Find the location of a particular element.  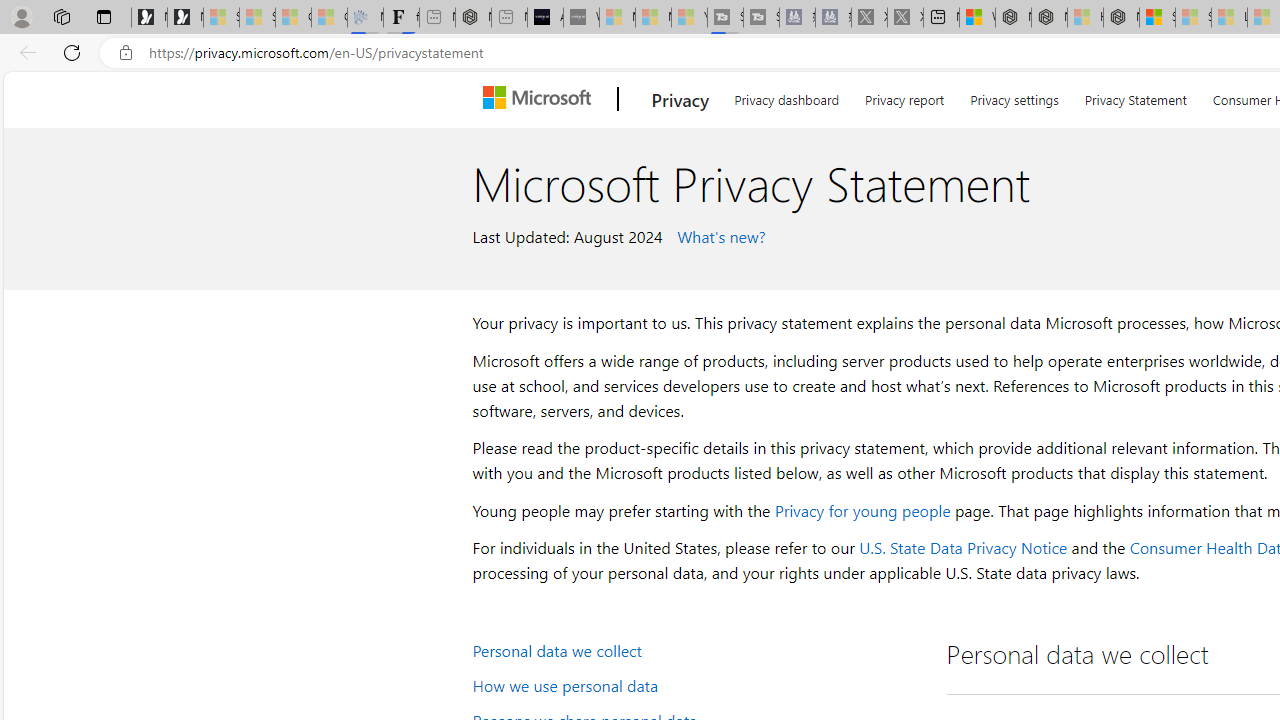

'Privacy for young people' is located at coordinates (862, 509).